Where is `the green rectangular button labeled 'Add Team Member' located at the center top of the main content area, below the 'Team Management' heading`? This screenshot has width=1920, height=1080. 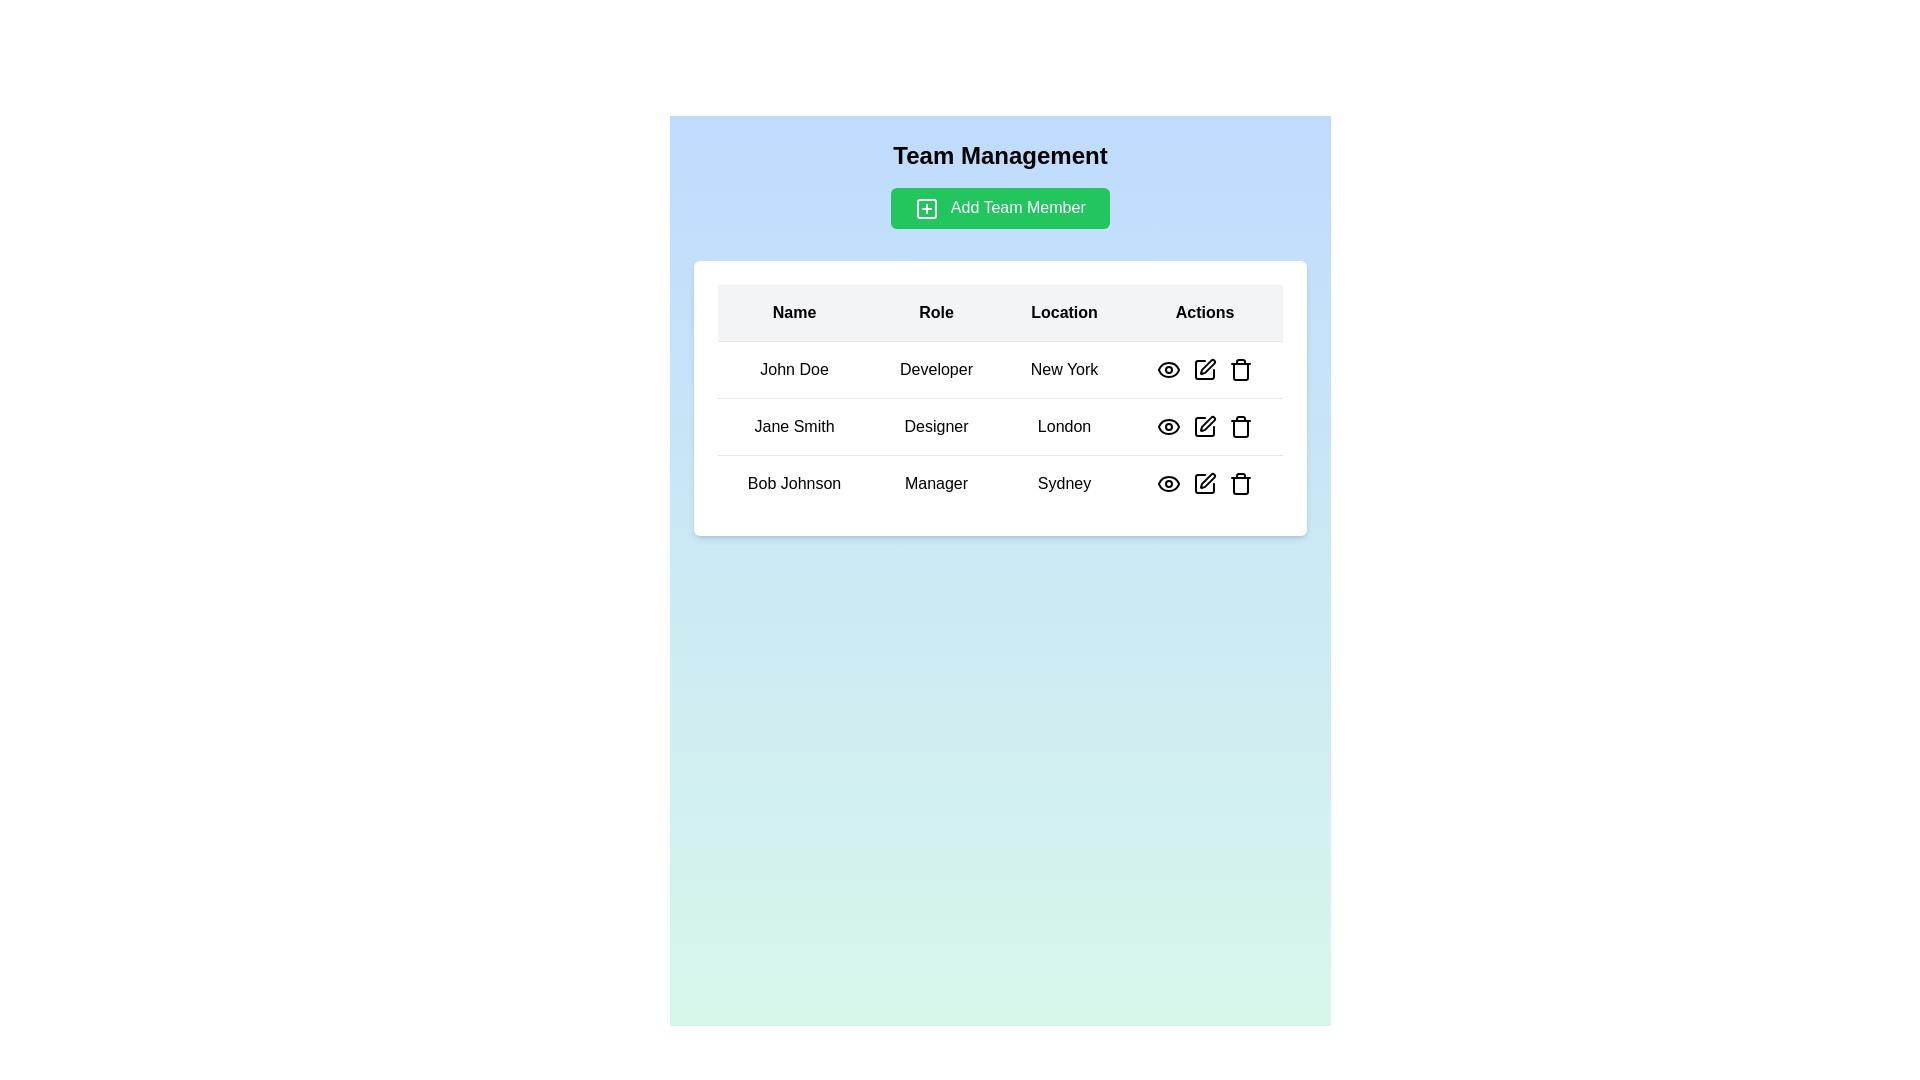
the green rectangular button labeled 'Add Team Member' located at the center top of the main content area, below the 'Team Management' heading is located at coordinates (1000, 208).